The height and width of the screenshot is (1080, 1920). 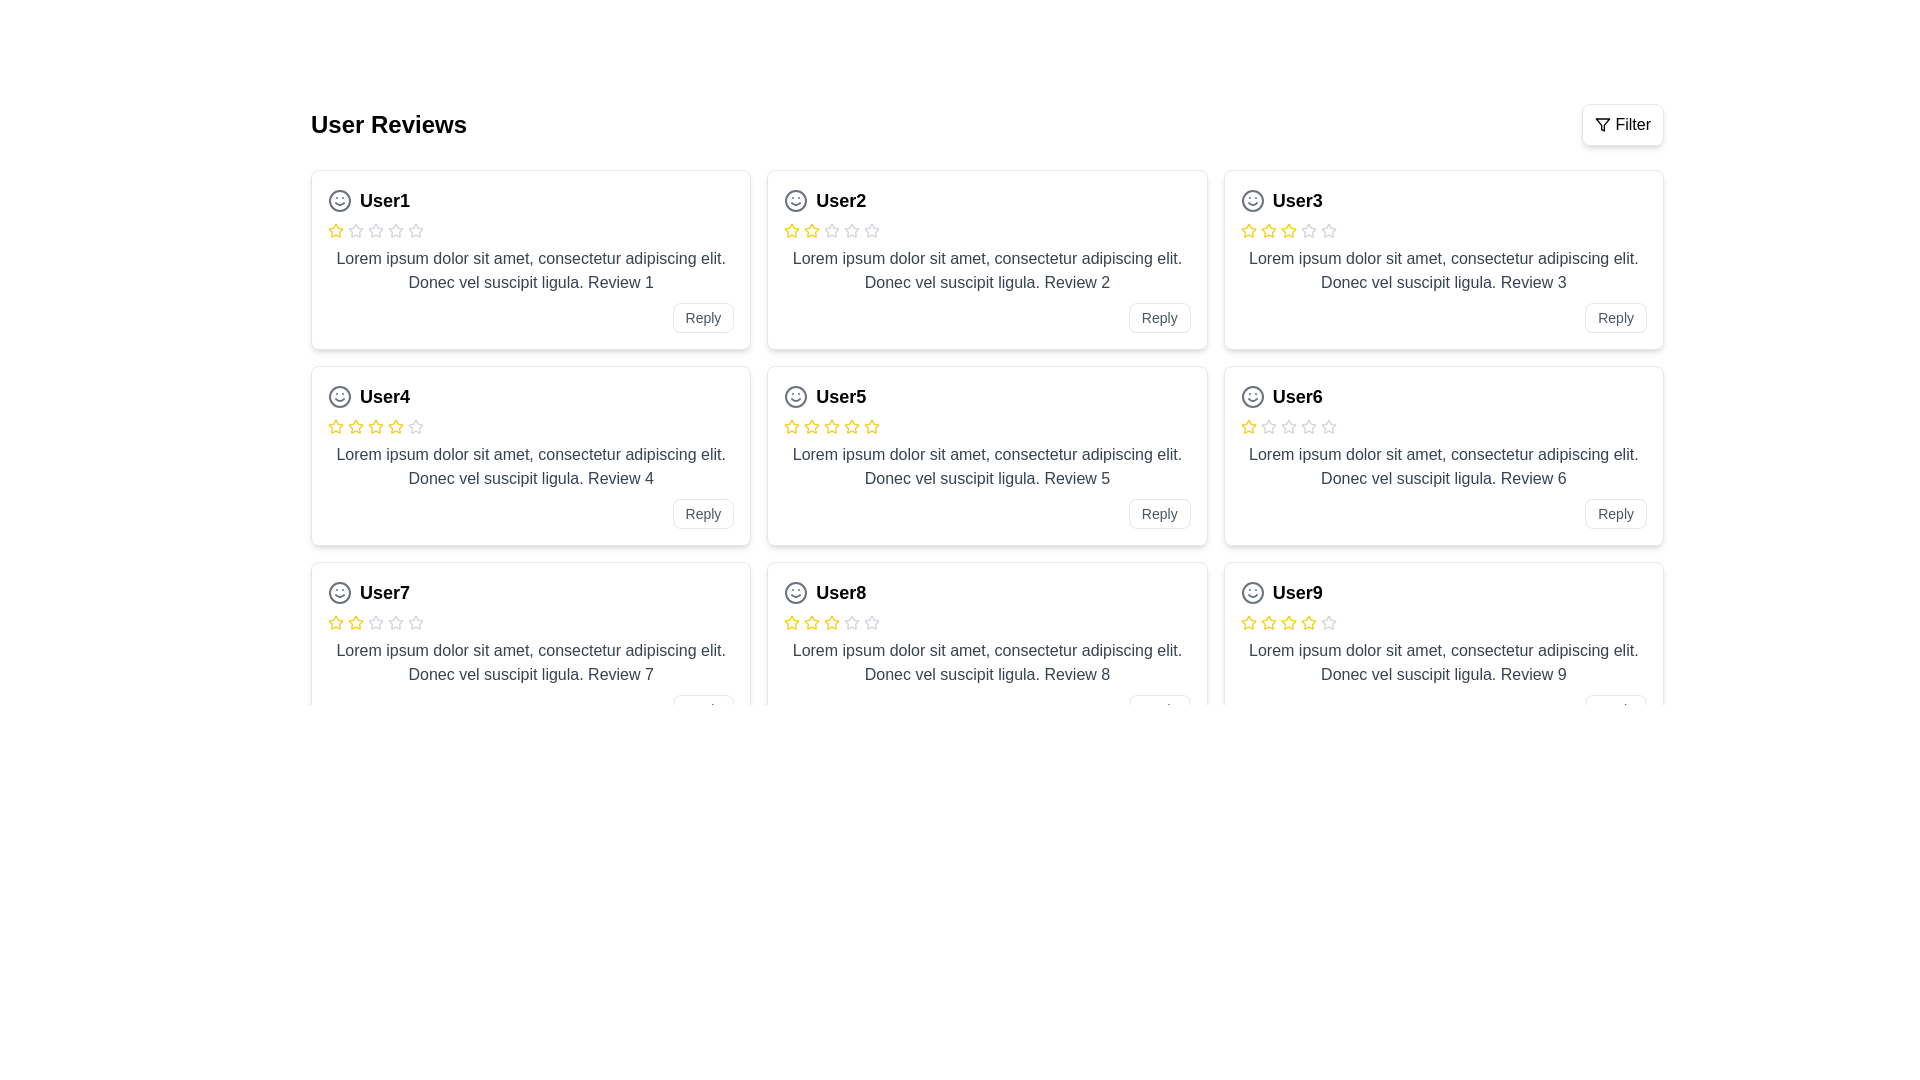 I want to click on the textual description element styled in gray color that discusses 'Review 9' in the comment section for 'User9', so click(x=1443, y=663).